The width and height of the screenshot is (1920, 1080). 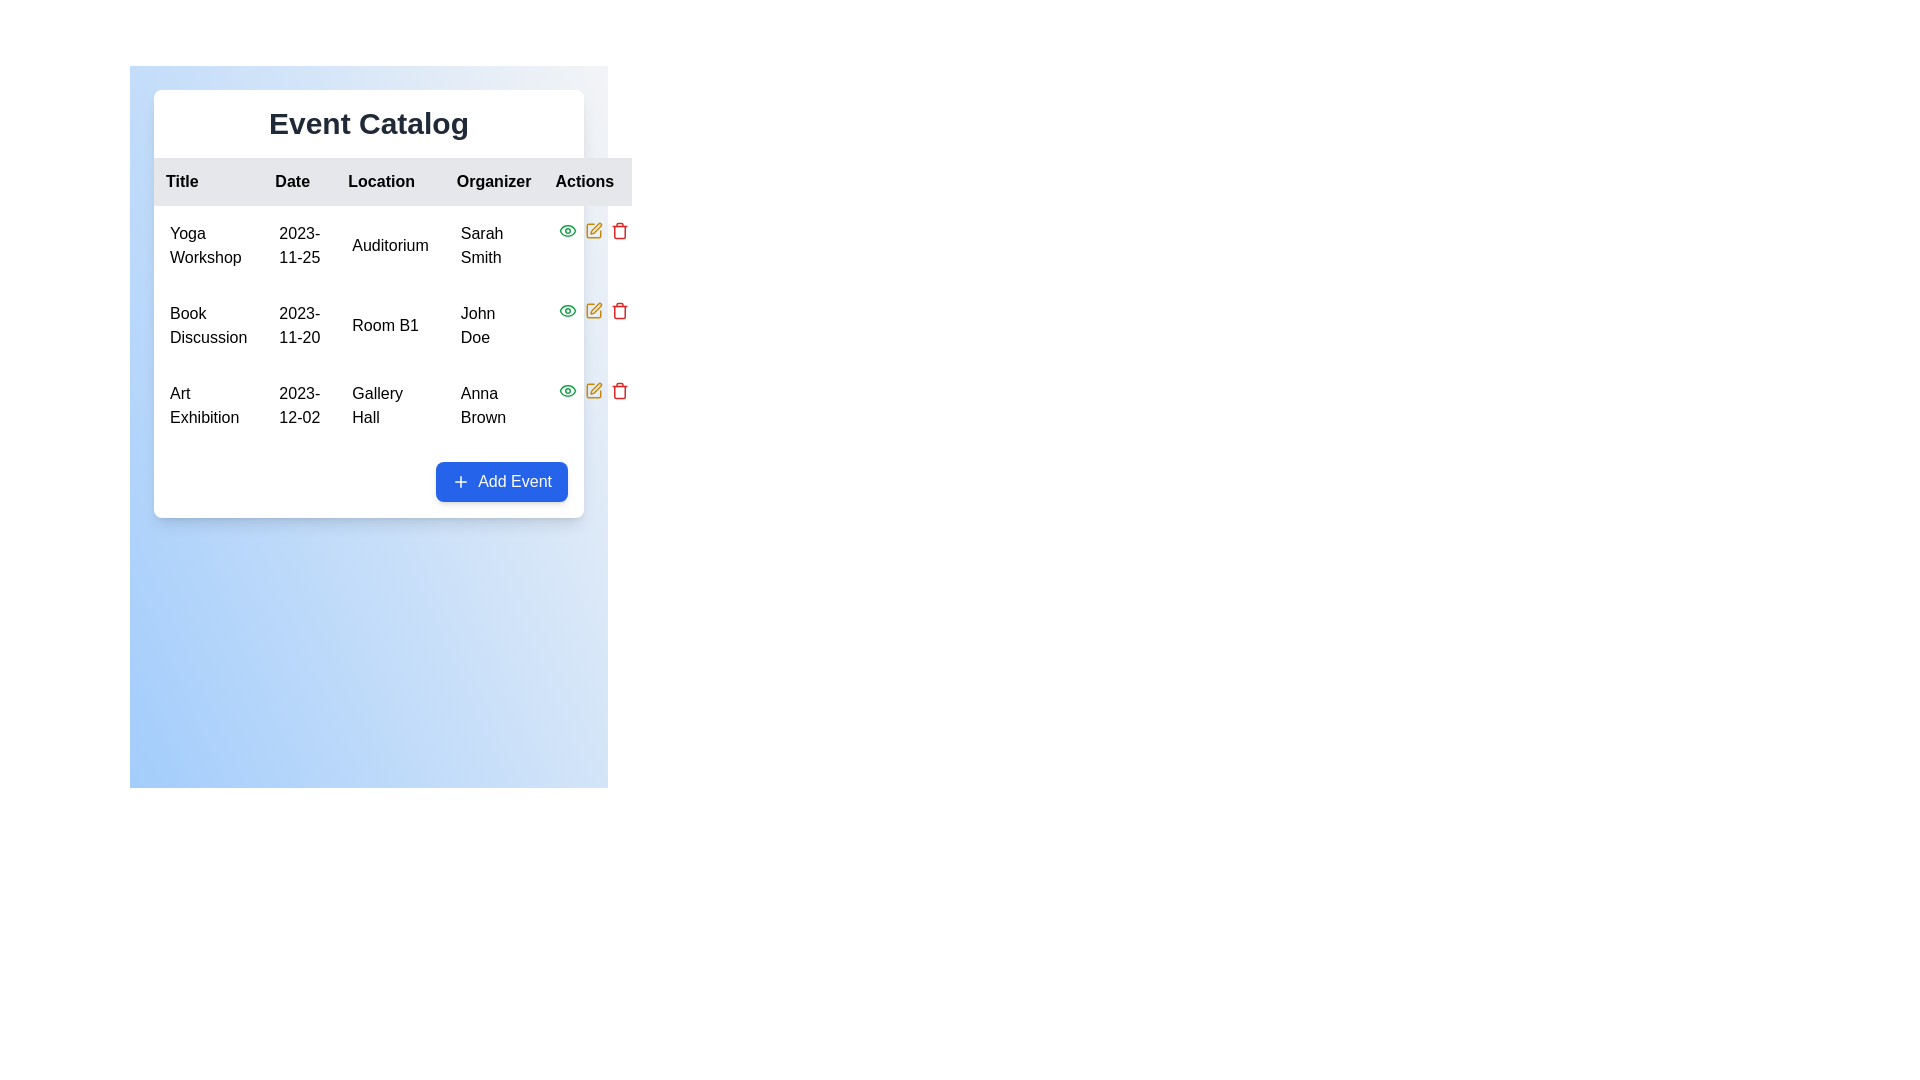 I want to click on the static text display that shows the name of the organizer for the event, located in the fourth column and third row of the table under the 'Organizer' heading, so click(x=494, y=405).